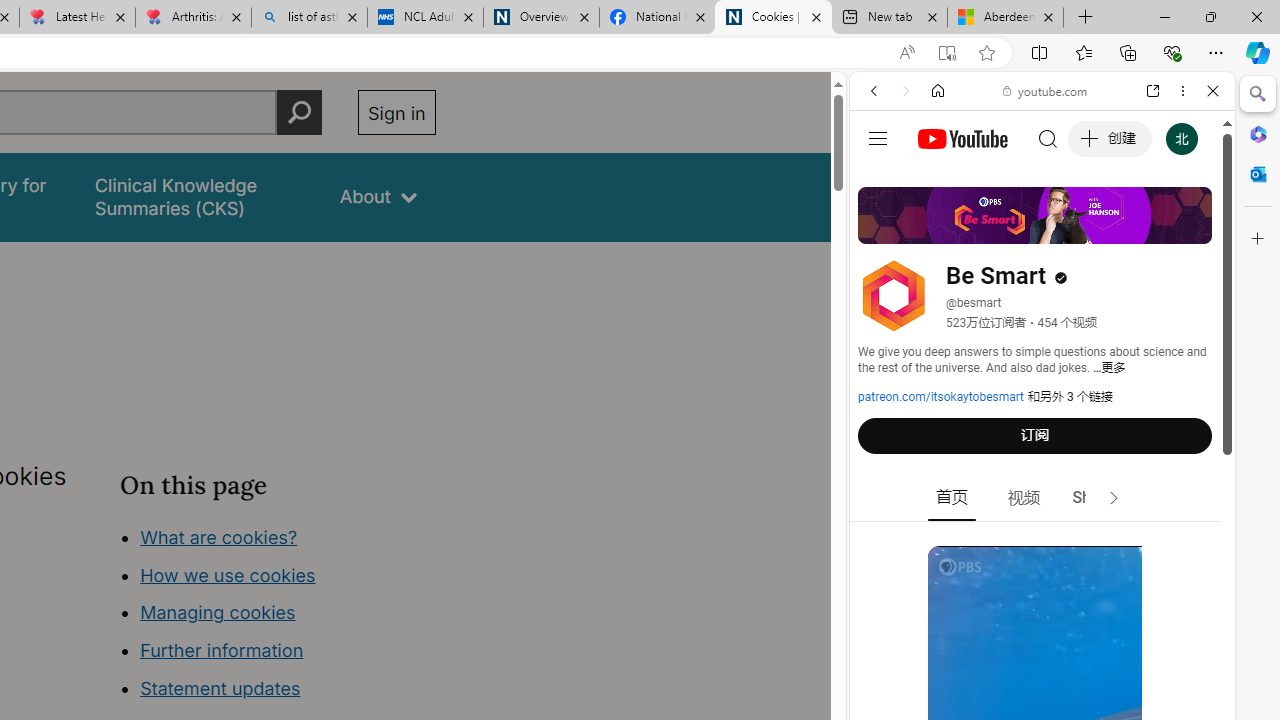 This screenshot has height=720, width=1280. What do you see at coordinates (218, 536) in the screenshot?
I see `'What are cookies?'` at bounding box center [218, 536].